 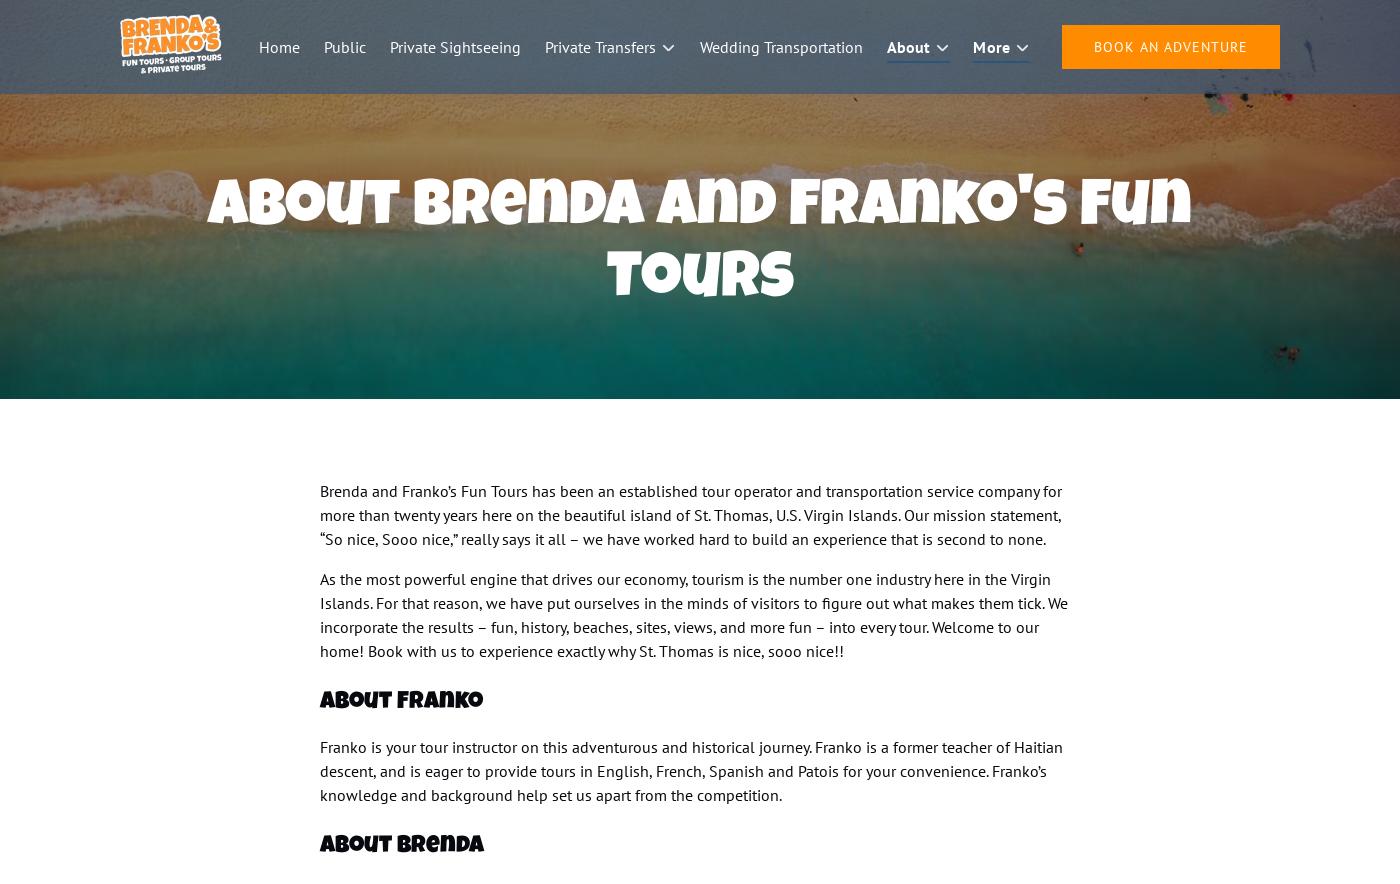 What do you see at coordinates (1170, 46) in the screenshot?
I see `'Book An Adventure'` at bounding box center [1170, 46].